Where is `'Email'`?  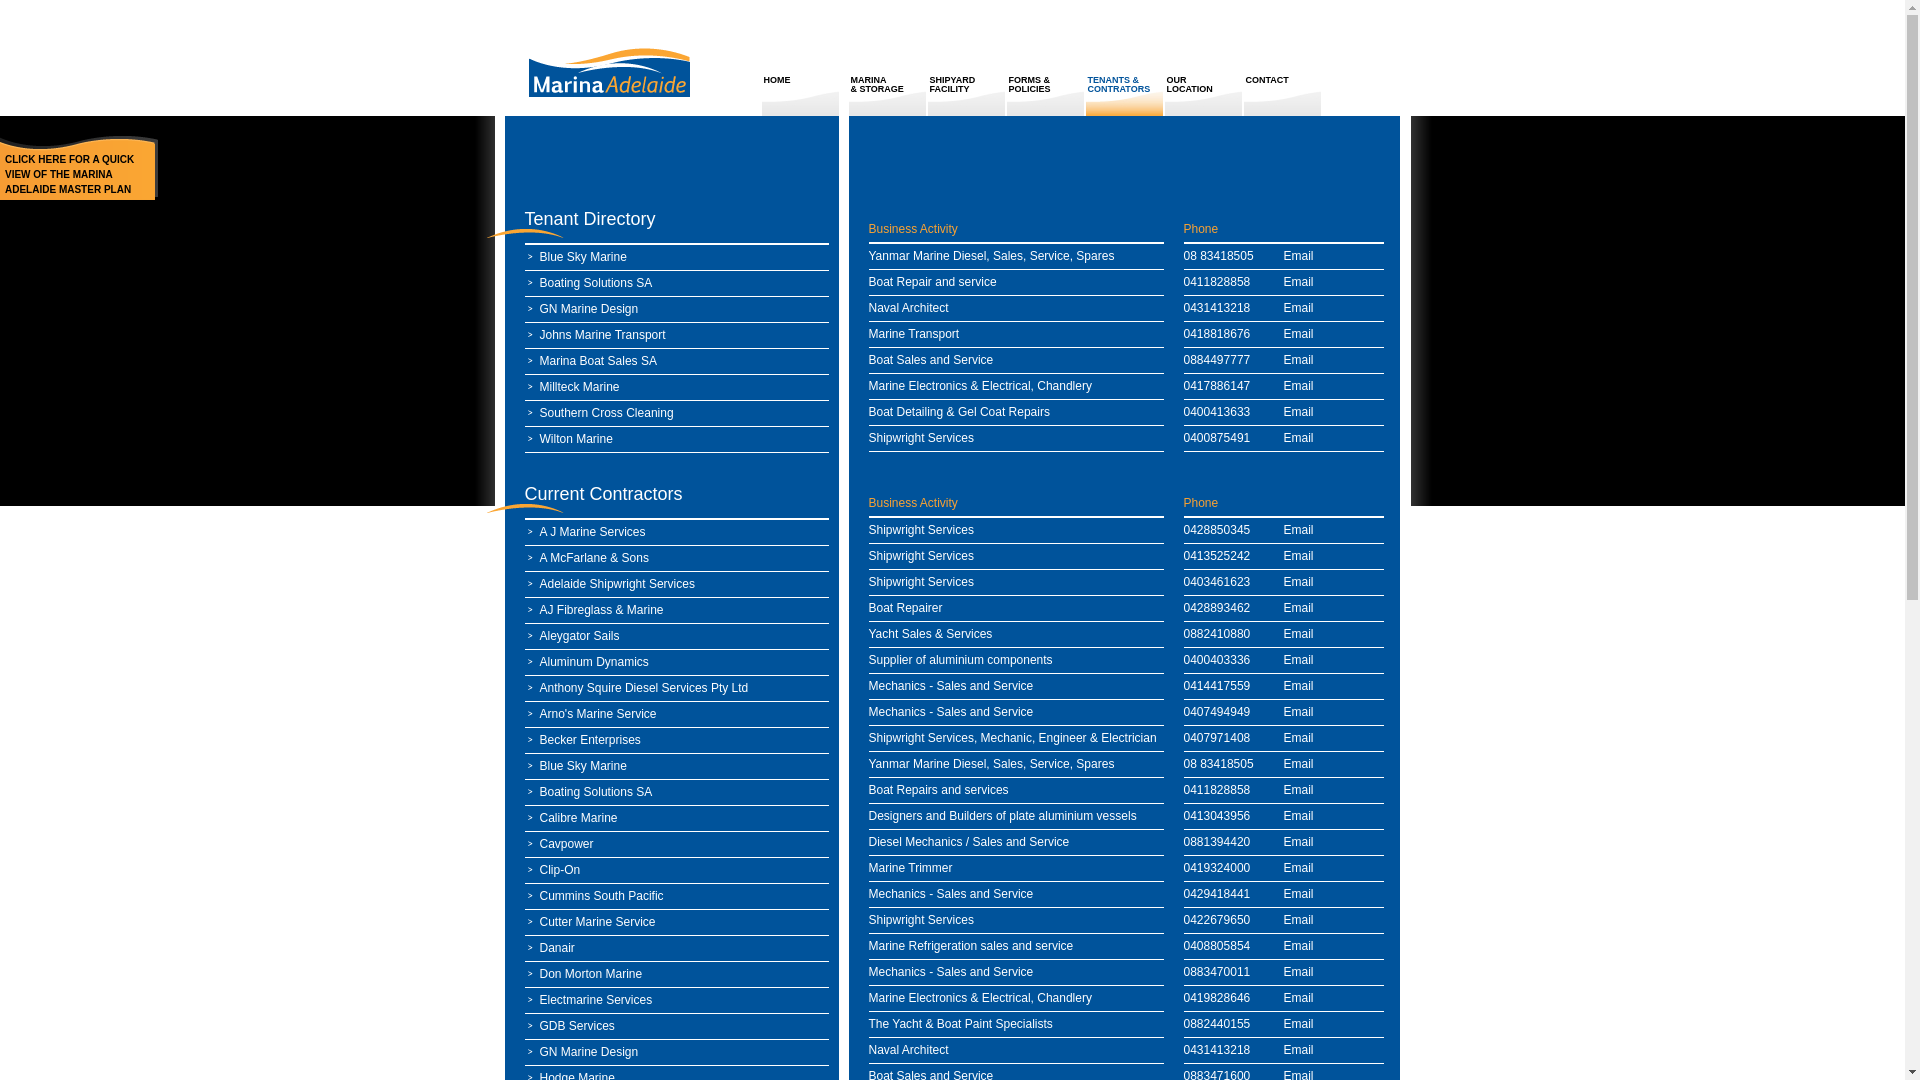 'Email' is located at coordinates (1299, 998).